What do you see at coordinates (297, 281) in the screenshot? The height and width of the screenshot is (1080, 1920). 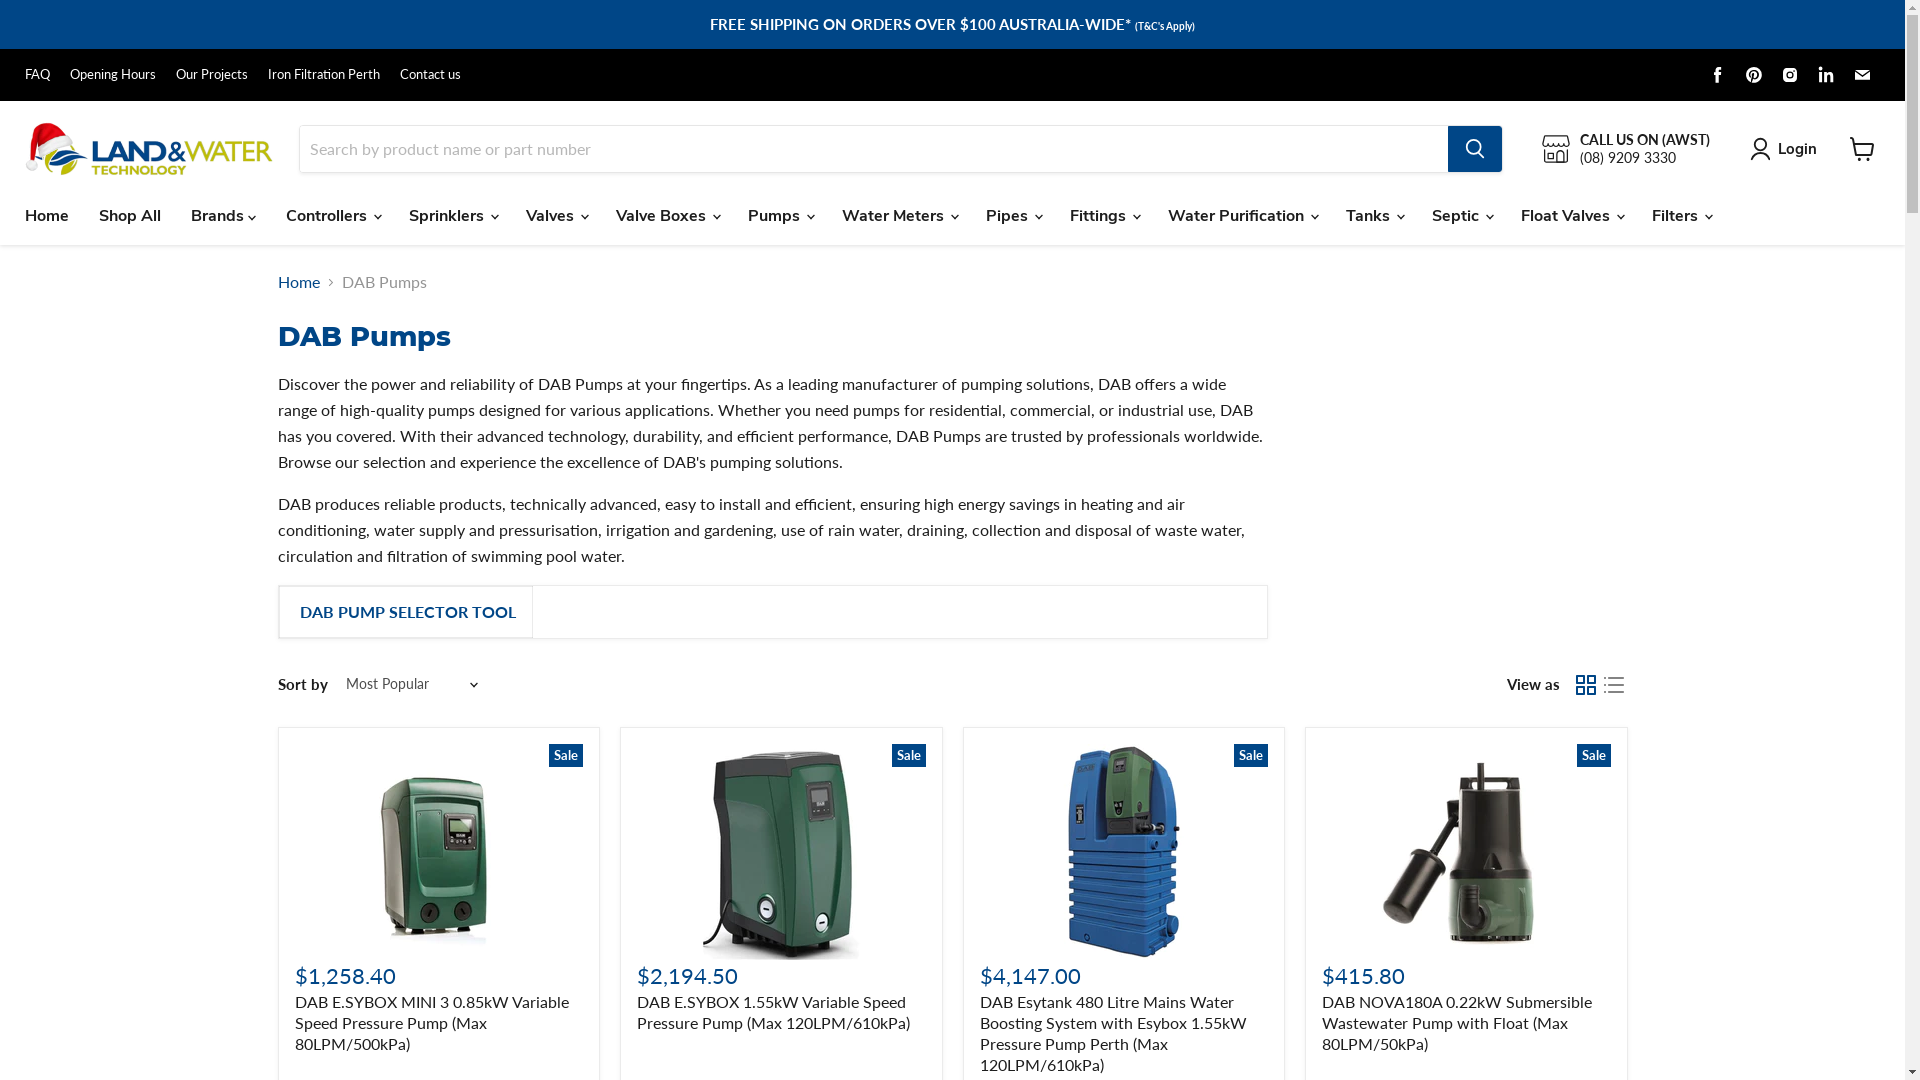 I see `'Home'` at bounding box center [297, 281].